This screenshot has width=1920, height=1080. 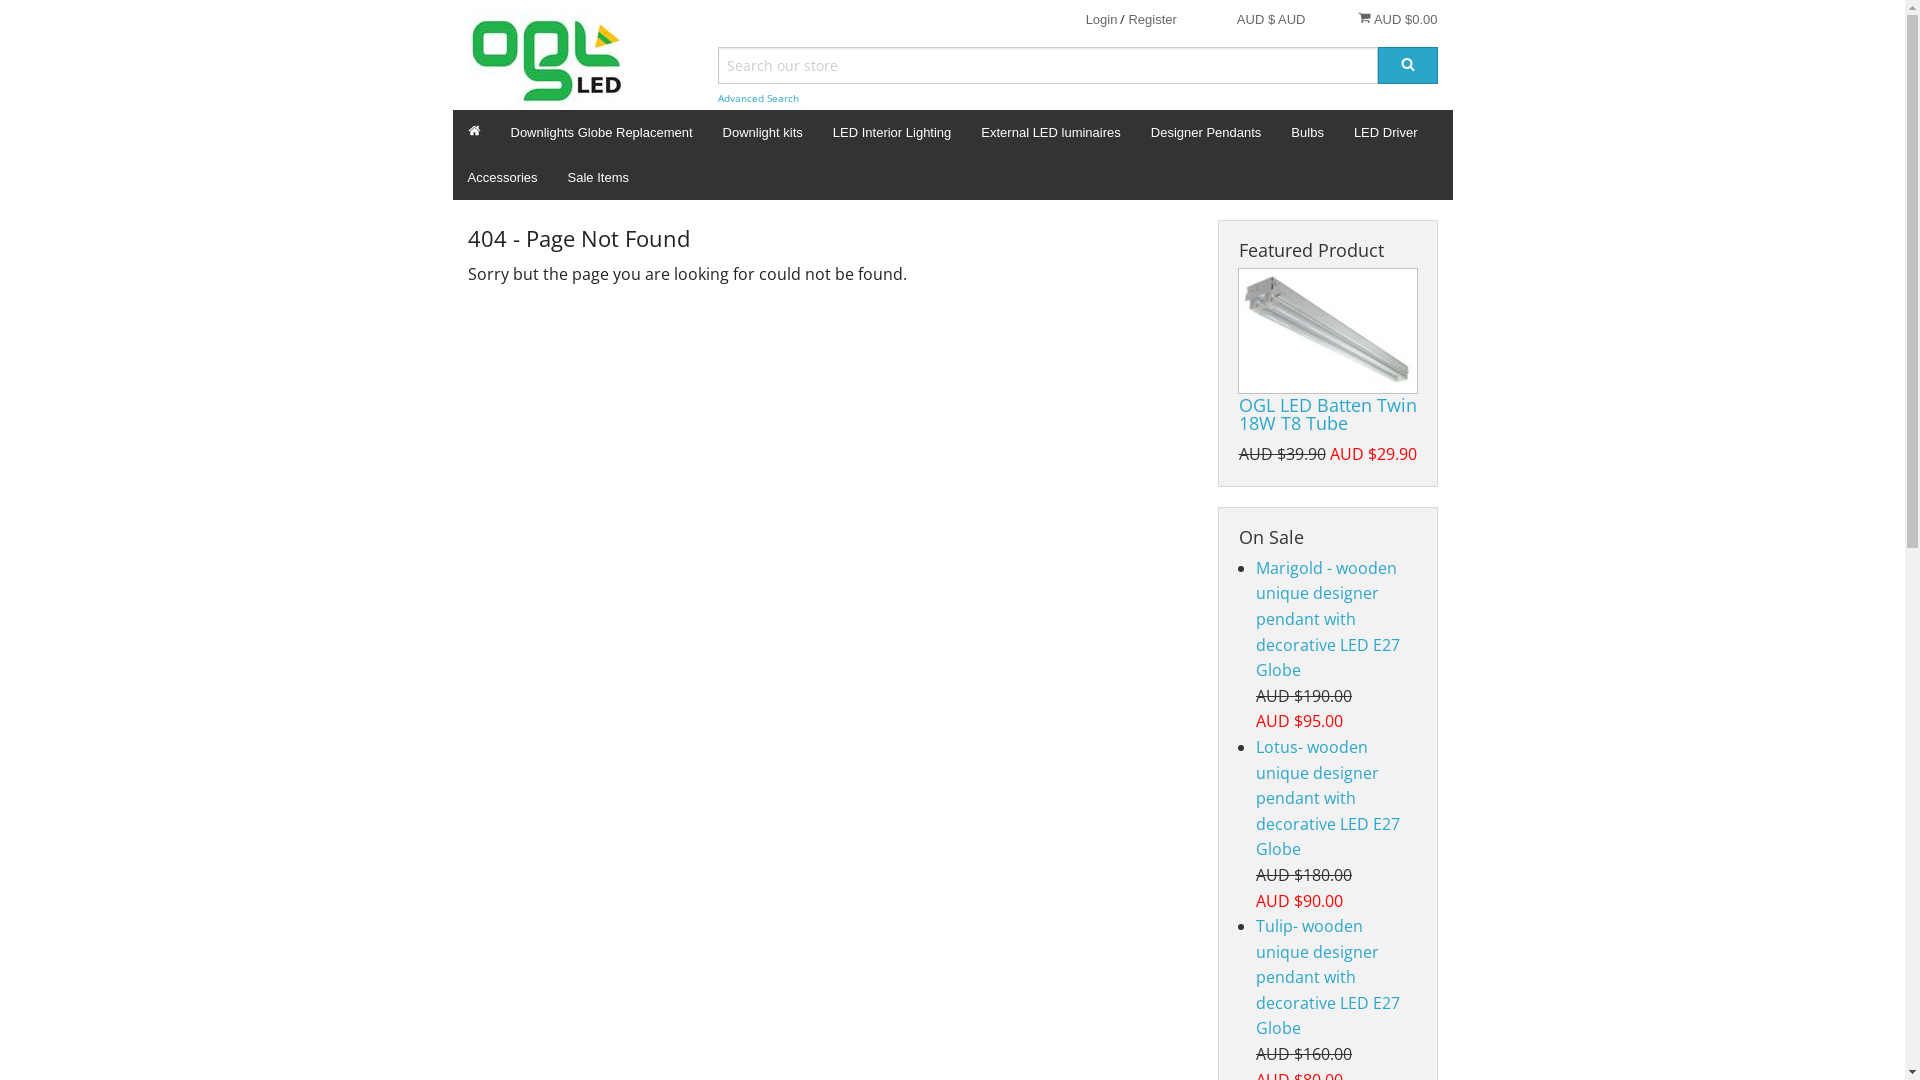 I want to click on 'Downlight kits', so click(x=708, y=132).